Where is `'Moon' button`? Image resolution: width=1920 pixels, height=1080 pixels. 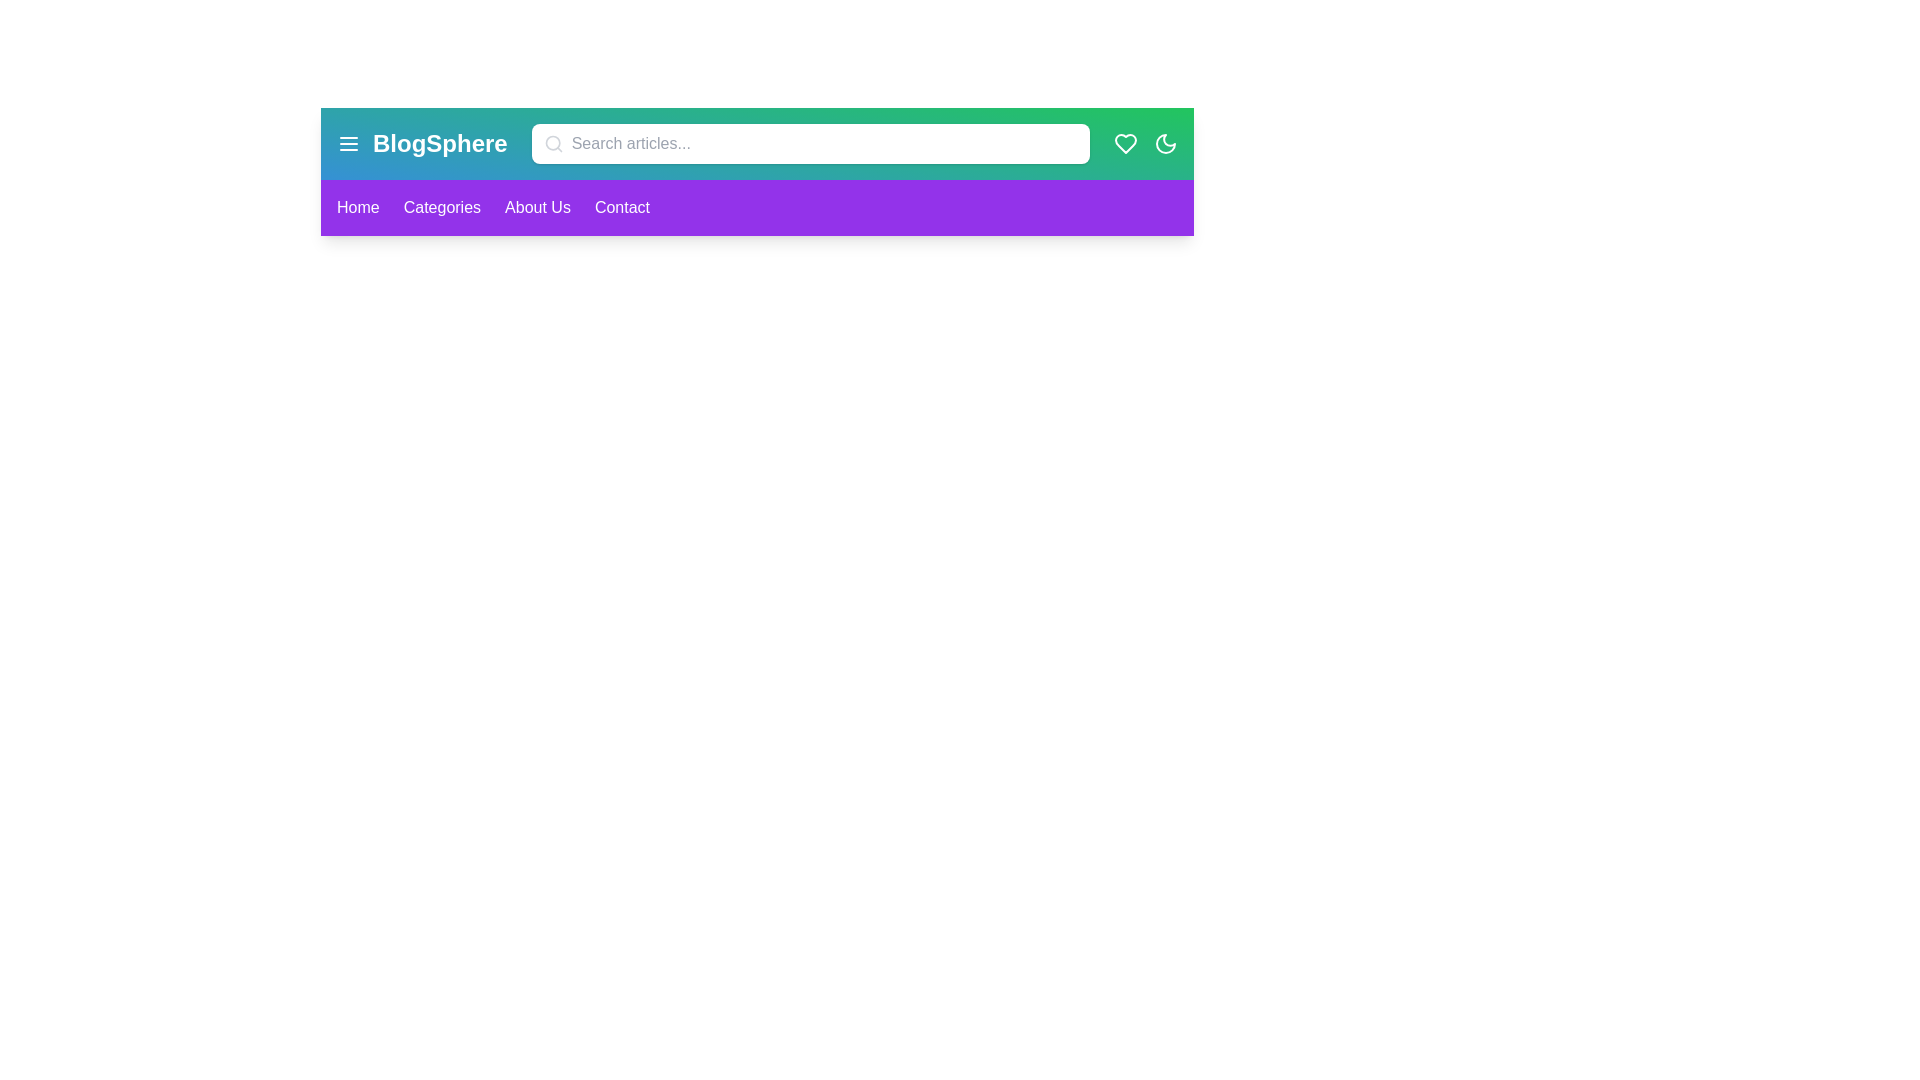 'Moon' button is located at coordinates (1166, 142).